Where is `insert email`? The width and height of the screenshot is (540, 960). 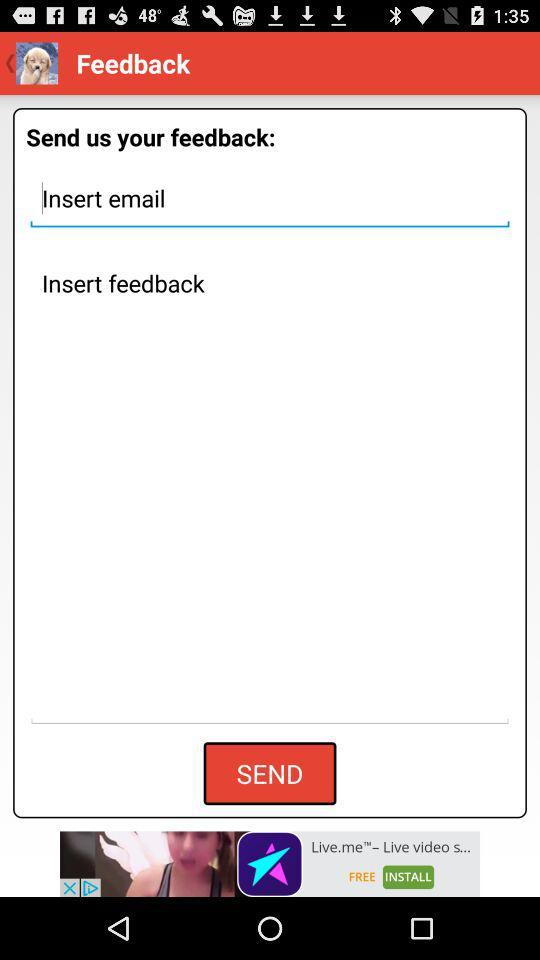 insert email is located at coordinates (270, 198).